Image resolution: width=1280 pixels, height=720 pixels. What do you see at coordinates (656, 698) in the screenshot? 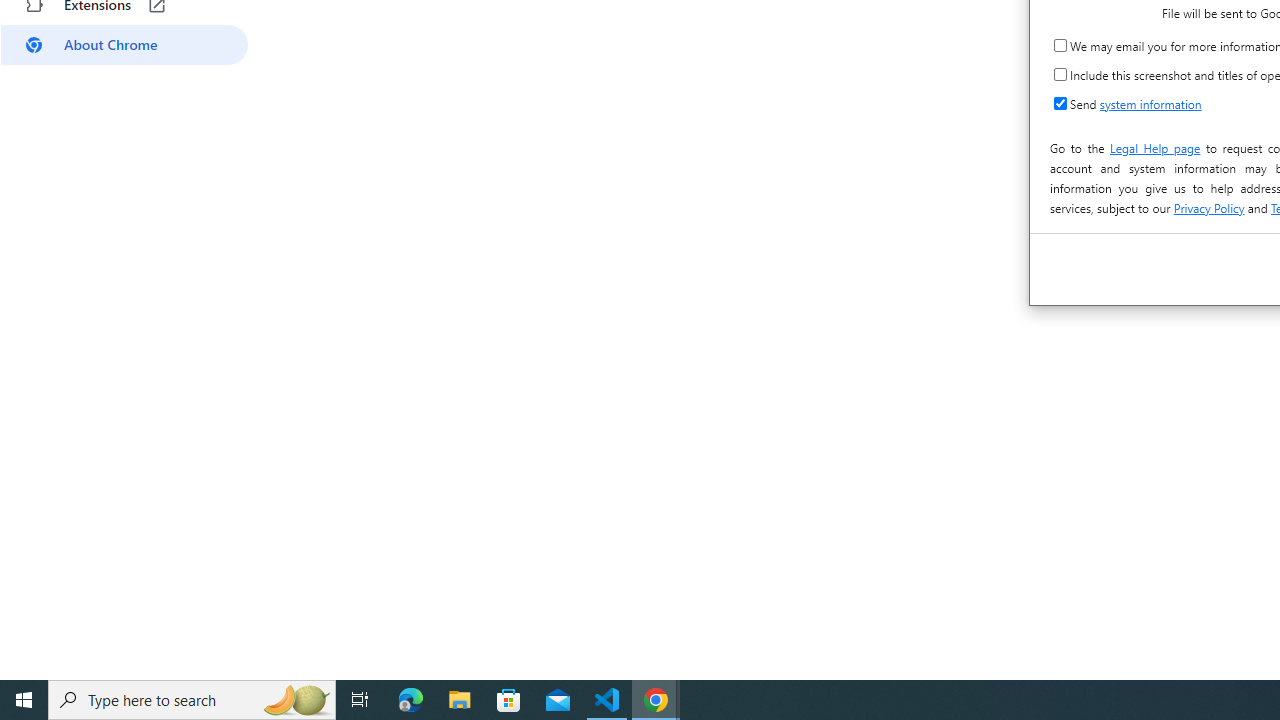
I see `'Google Chrome - 2 running windows'` at bounding box center [656, 698].